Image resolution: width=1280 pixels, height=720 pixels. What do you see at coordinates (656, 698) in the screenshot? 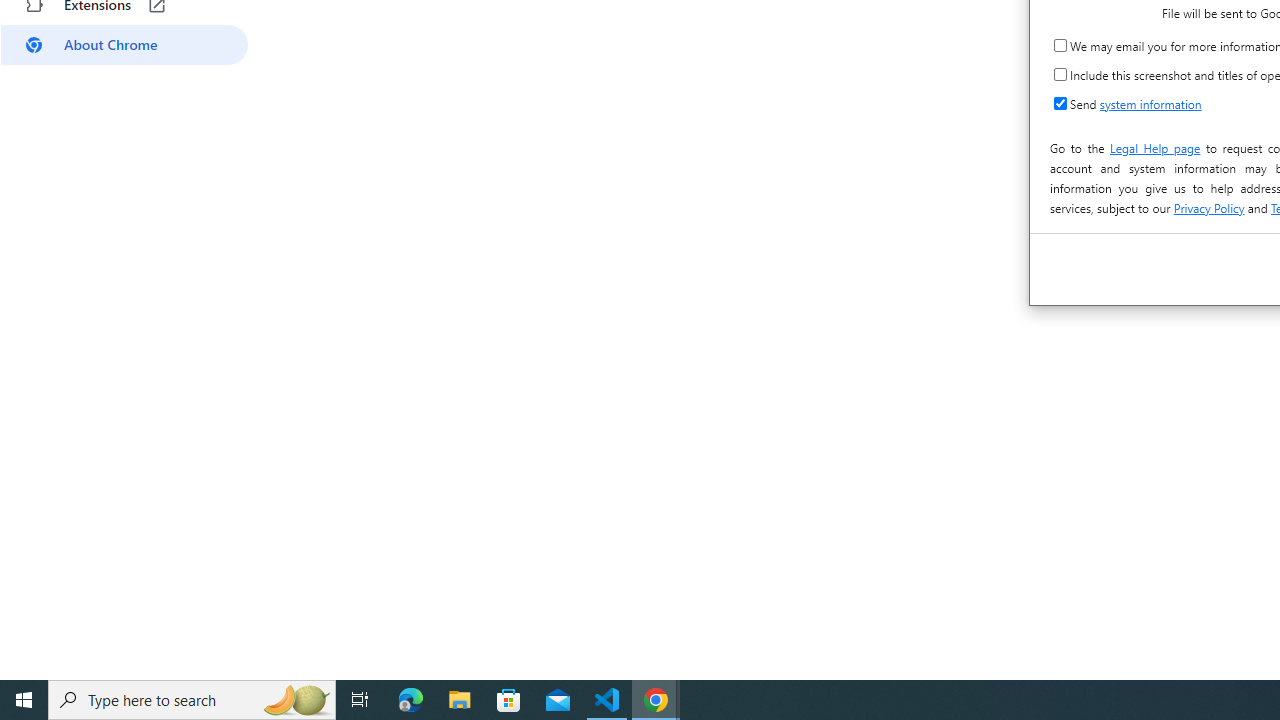
I see `'Google Chrome - 2 running windows'` at bounding box center [656, 698].